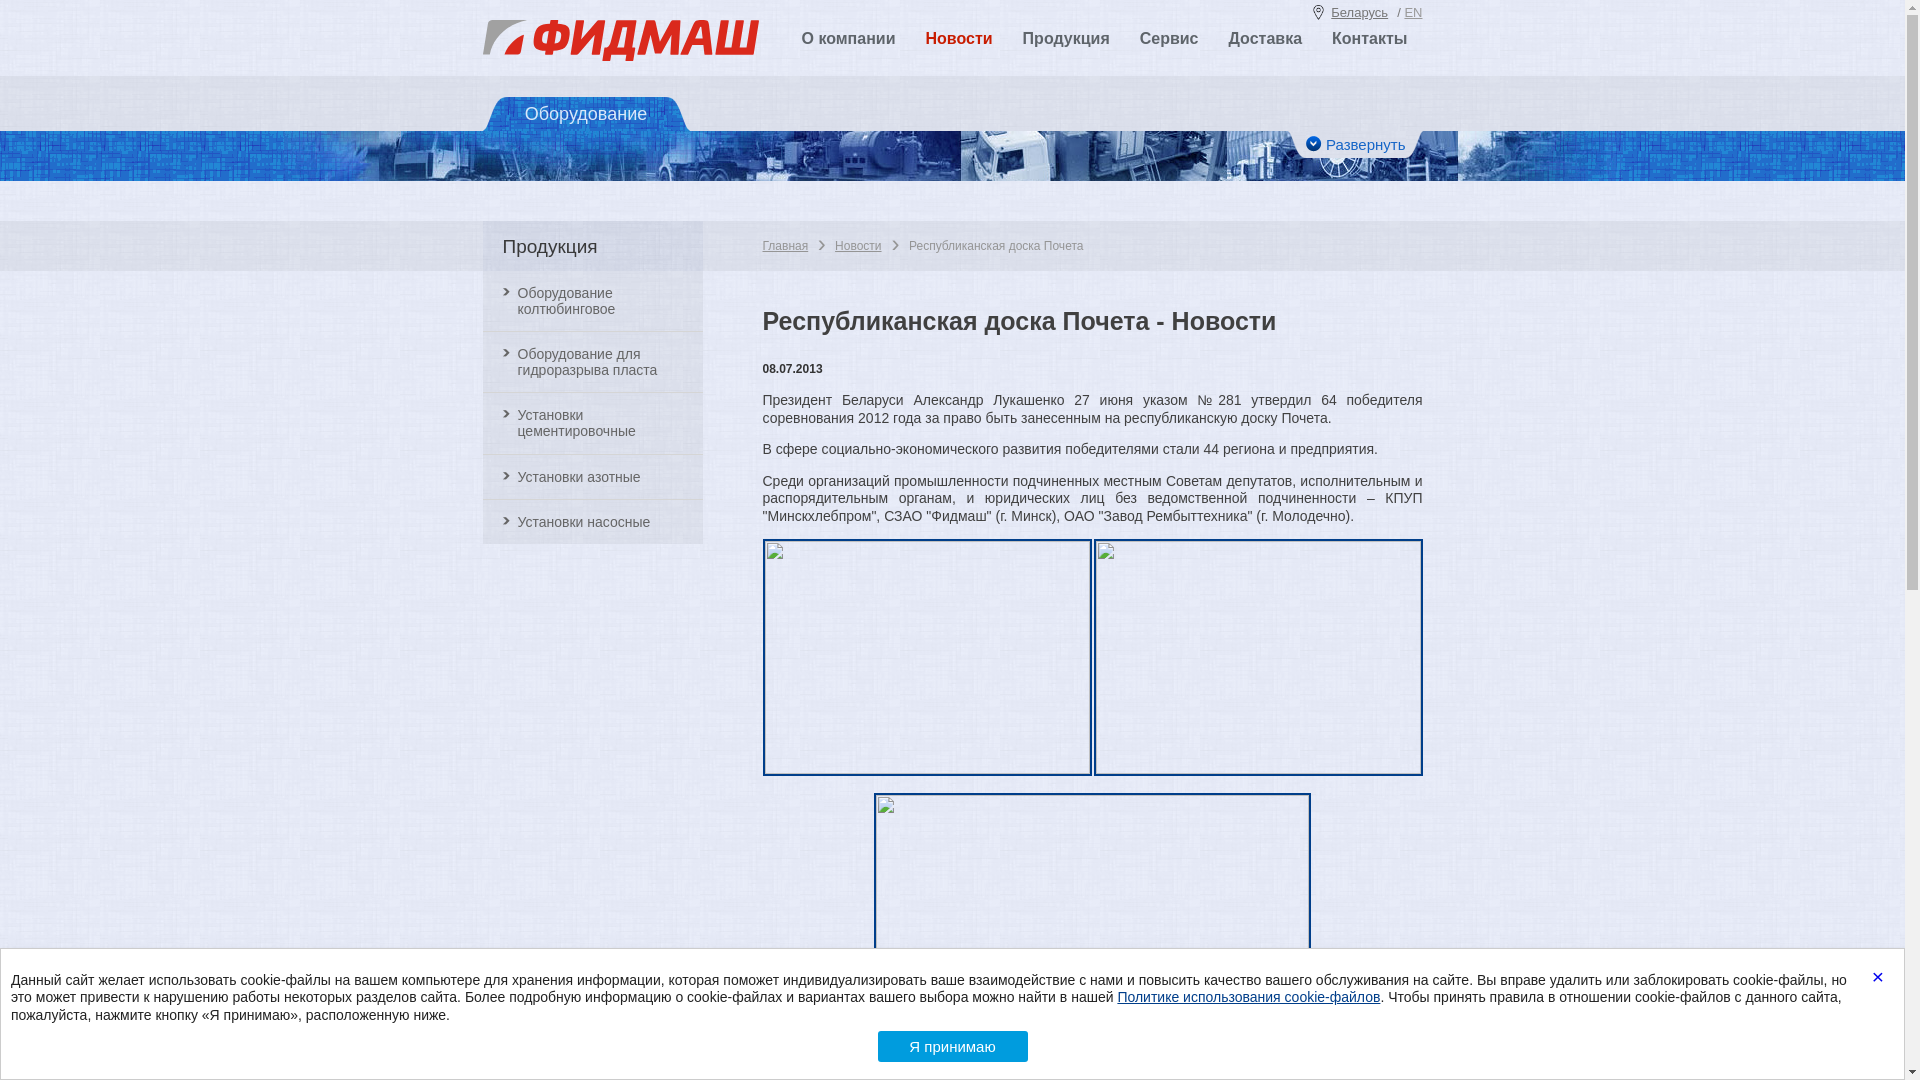 Image resolution: width=1920 pixels, height=1080 pixels. What do you see at coordinates (618, 56) in the screenshot?
I see `'Fidmash'` at bounding box center [618, 56].